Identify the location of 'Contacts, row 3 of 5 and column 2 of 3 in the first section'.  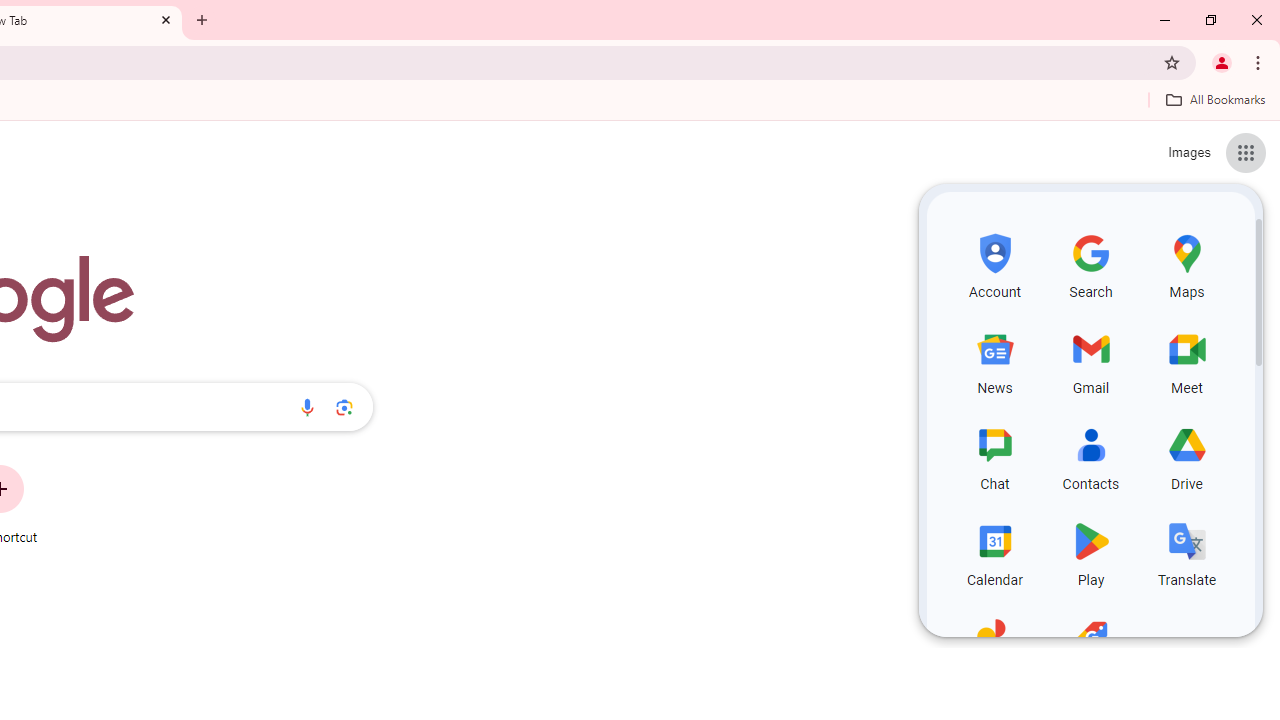
(1090, 456).